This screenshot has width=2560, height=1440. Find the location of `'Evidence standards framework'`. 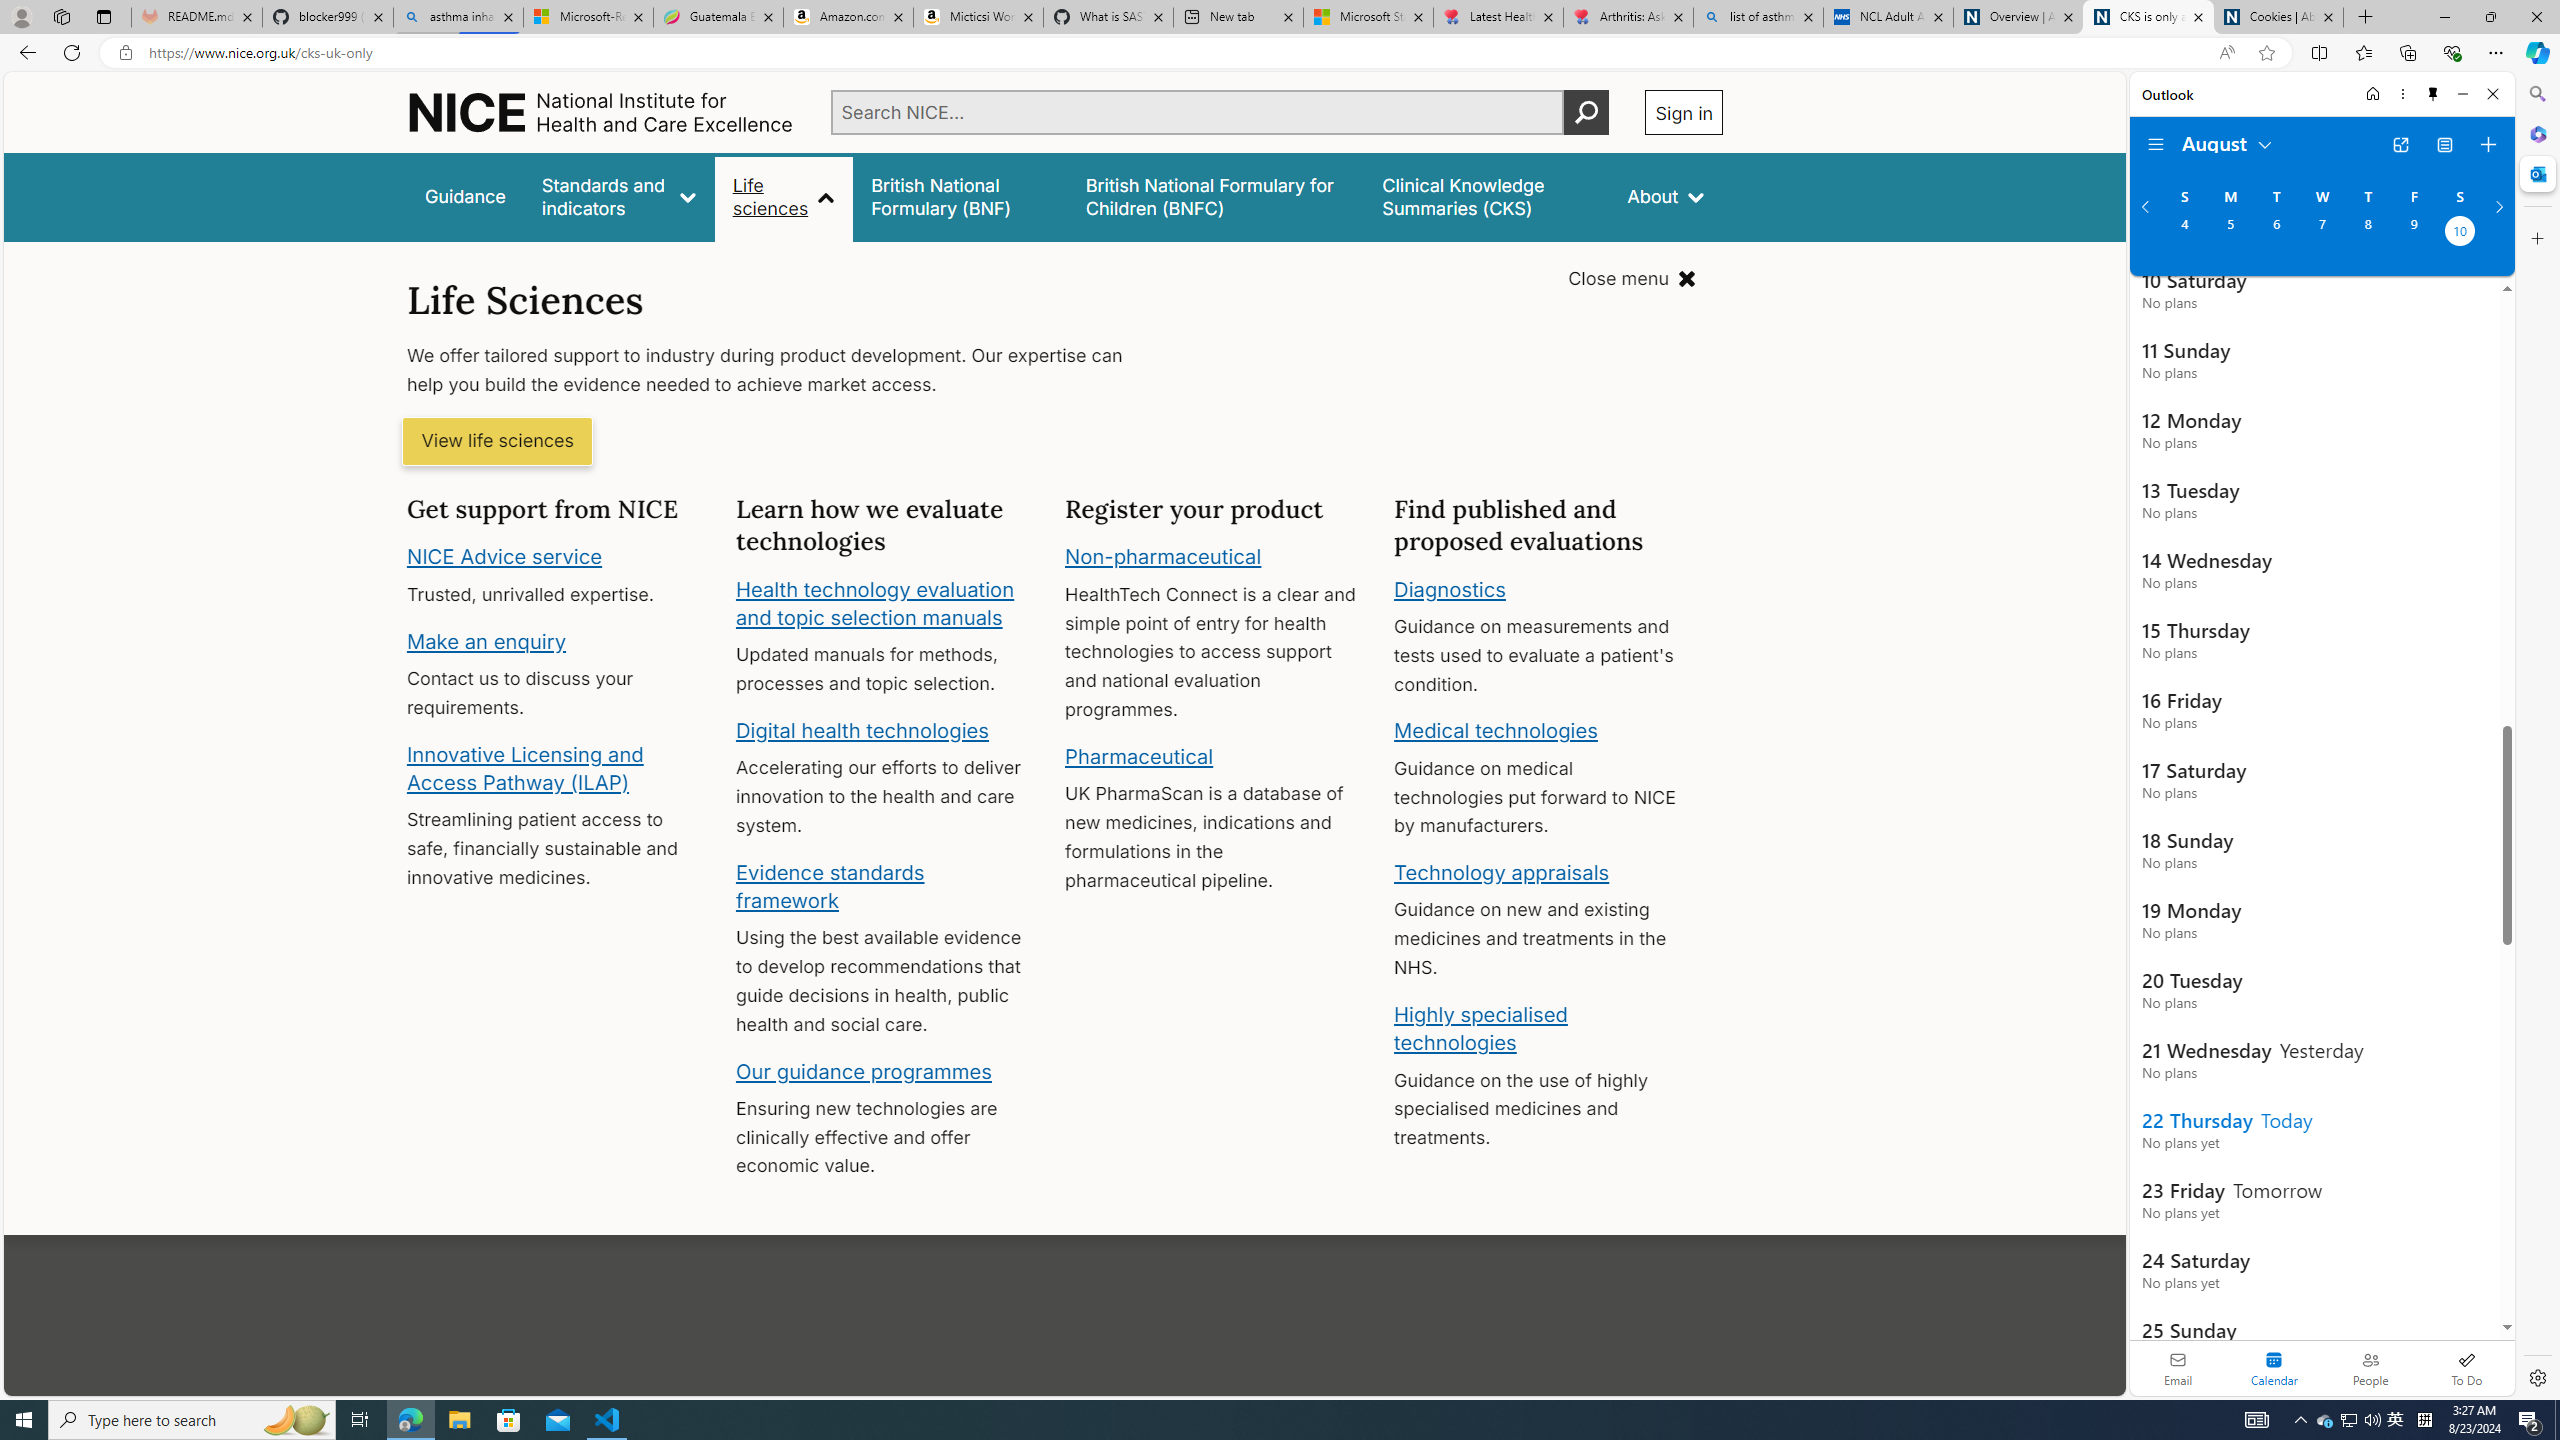

'Evidence standards framework' is located at coordinates (828, 885).